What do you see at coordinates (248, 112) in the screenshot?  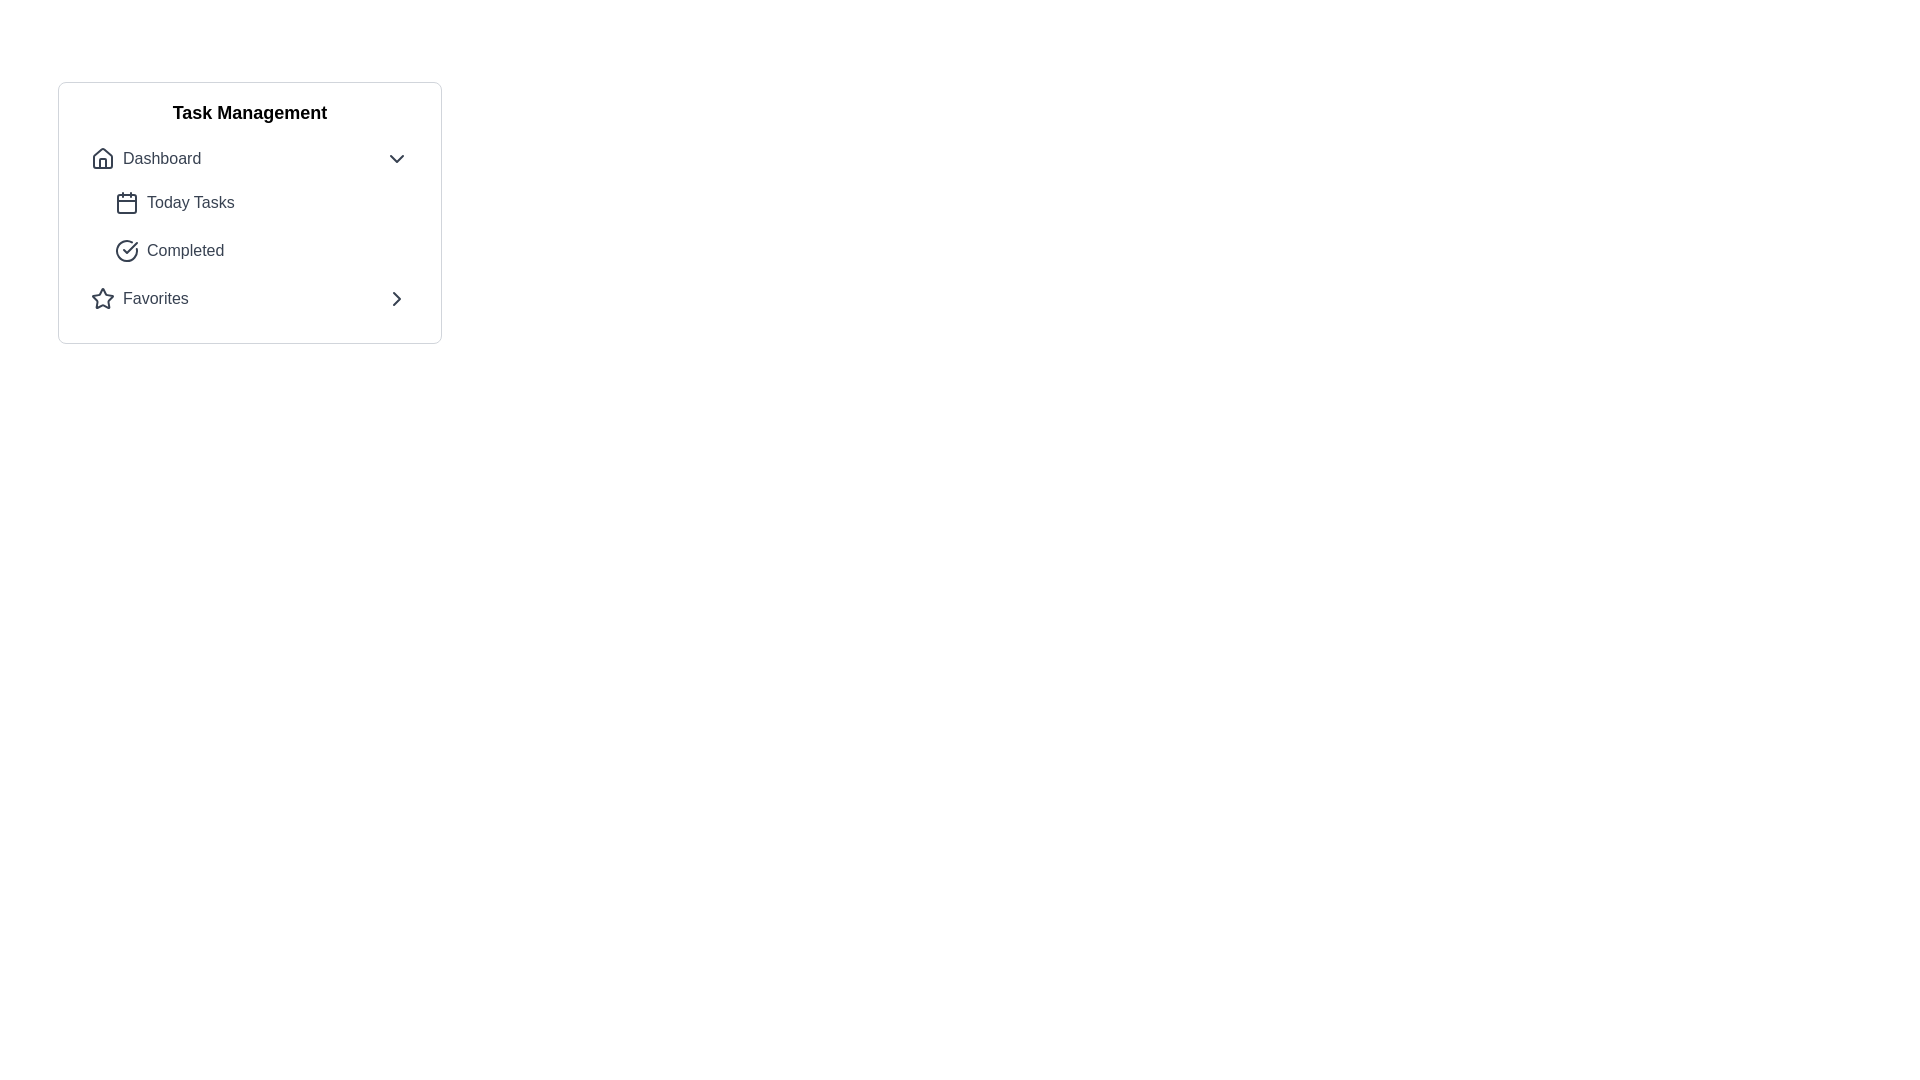 I see `the Header/Title text that serves as the title for the task management section, which is centered horizontally at the top of the white card layout` at bounding box center [248, 112].